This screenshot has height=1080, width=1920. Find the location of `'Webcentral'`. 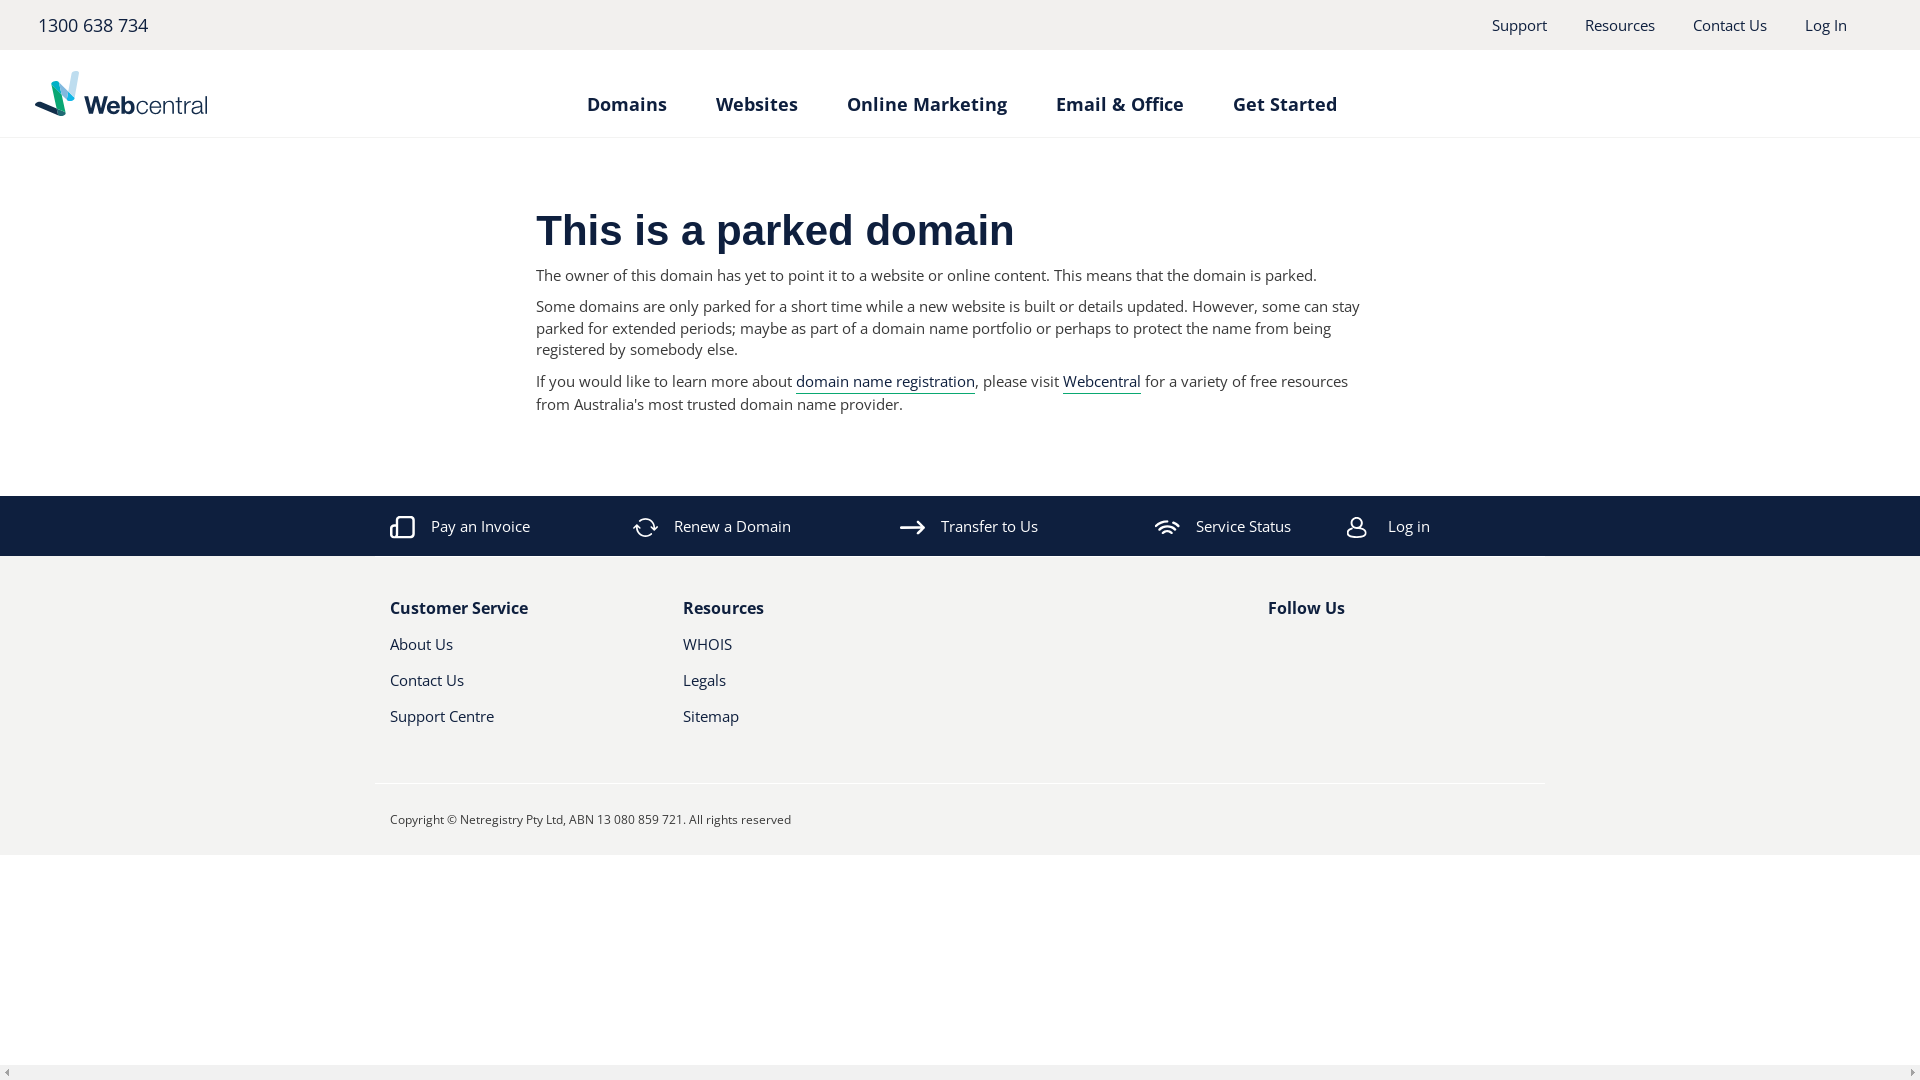

'Webcentral' is located at coordinates (1101, 381).